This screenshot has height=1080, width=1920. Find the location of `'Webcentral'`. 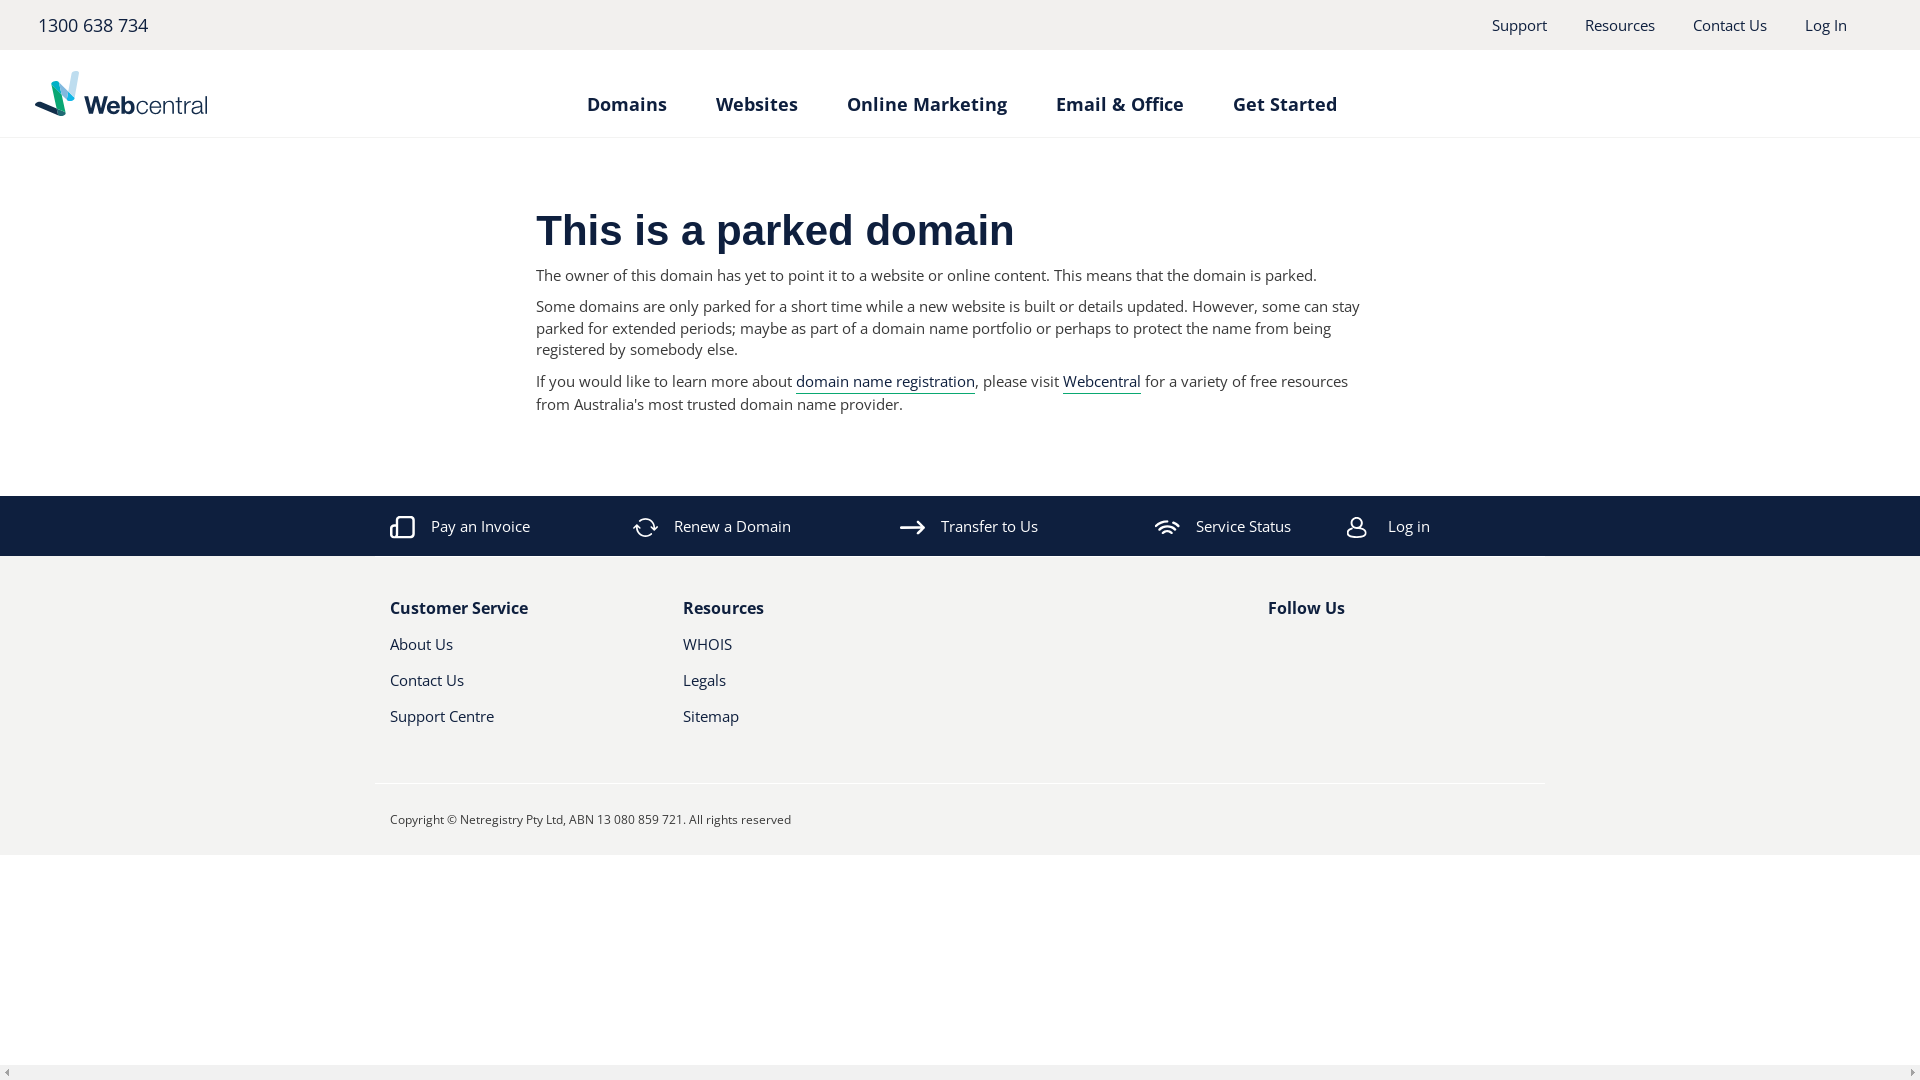

'Webcentral' is located at coordinates (1101, 381).